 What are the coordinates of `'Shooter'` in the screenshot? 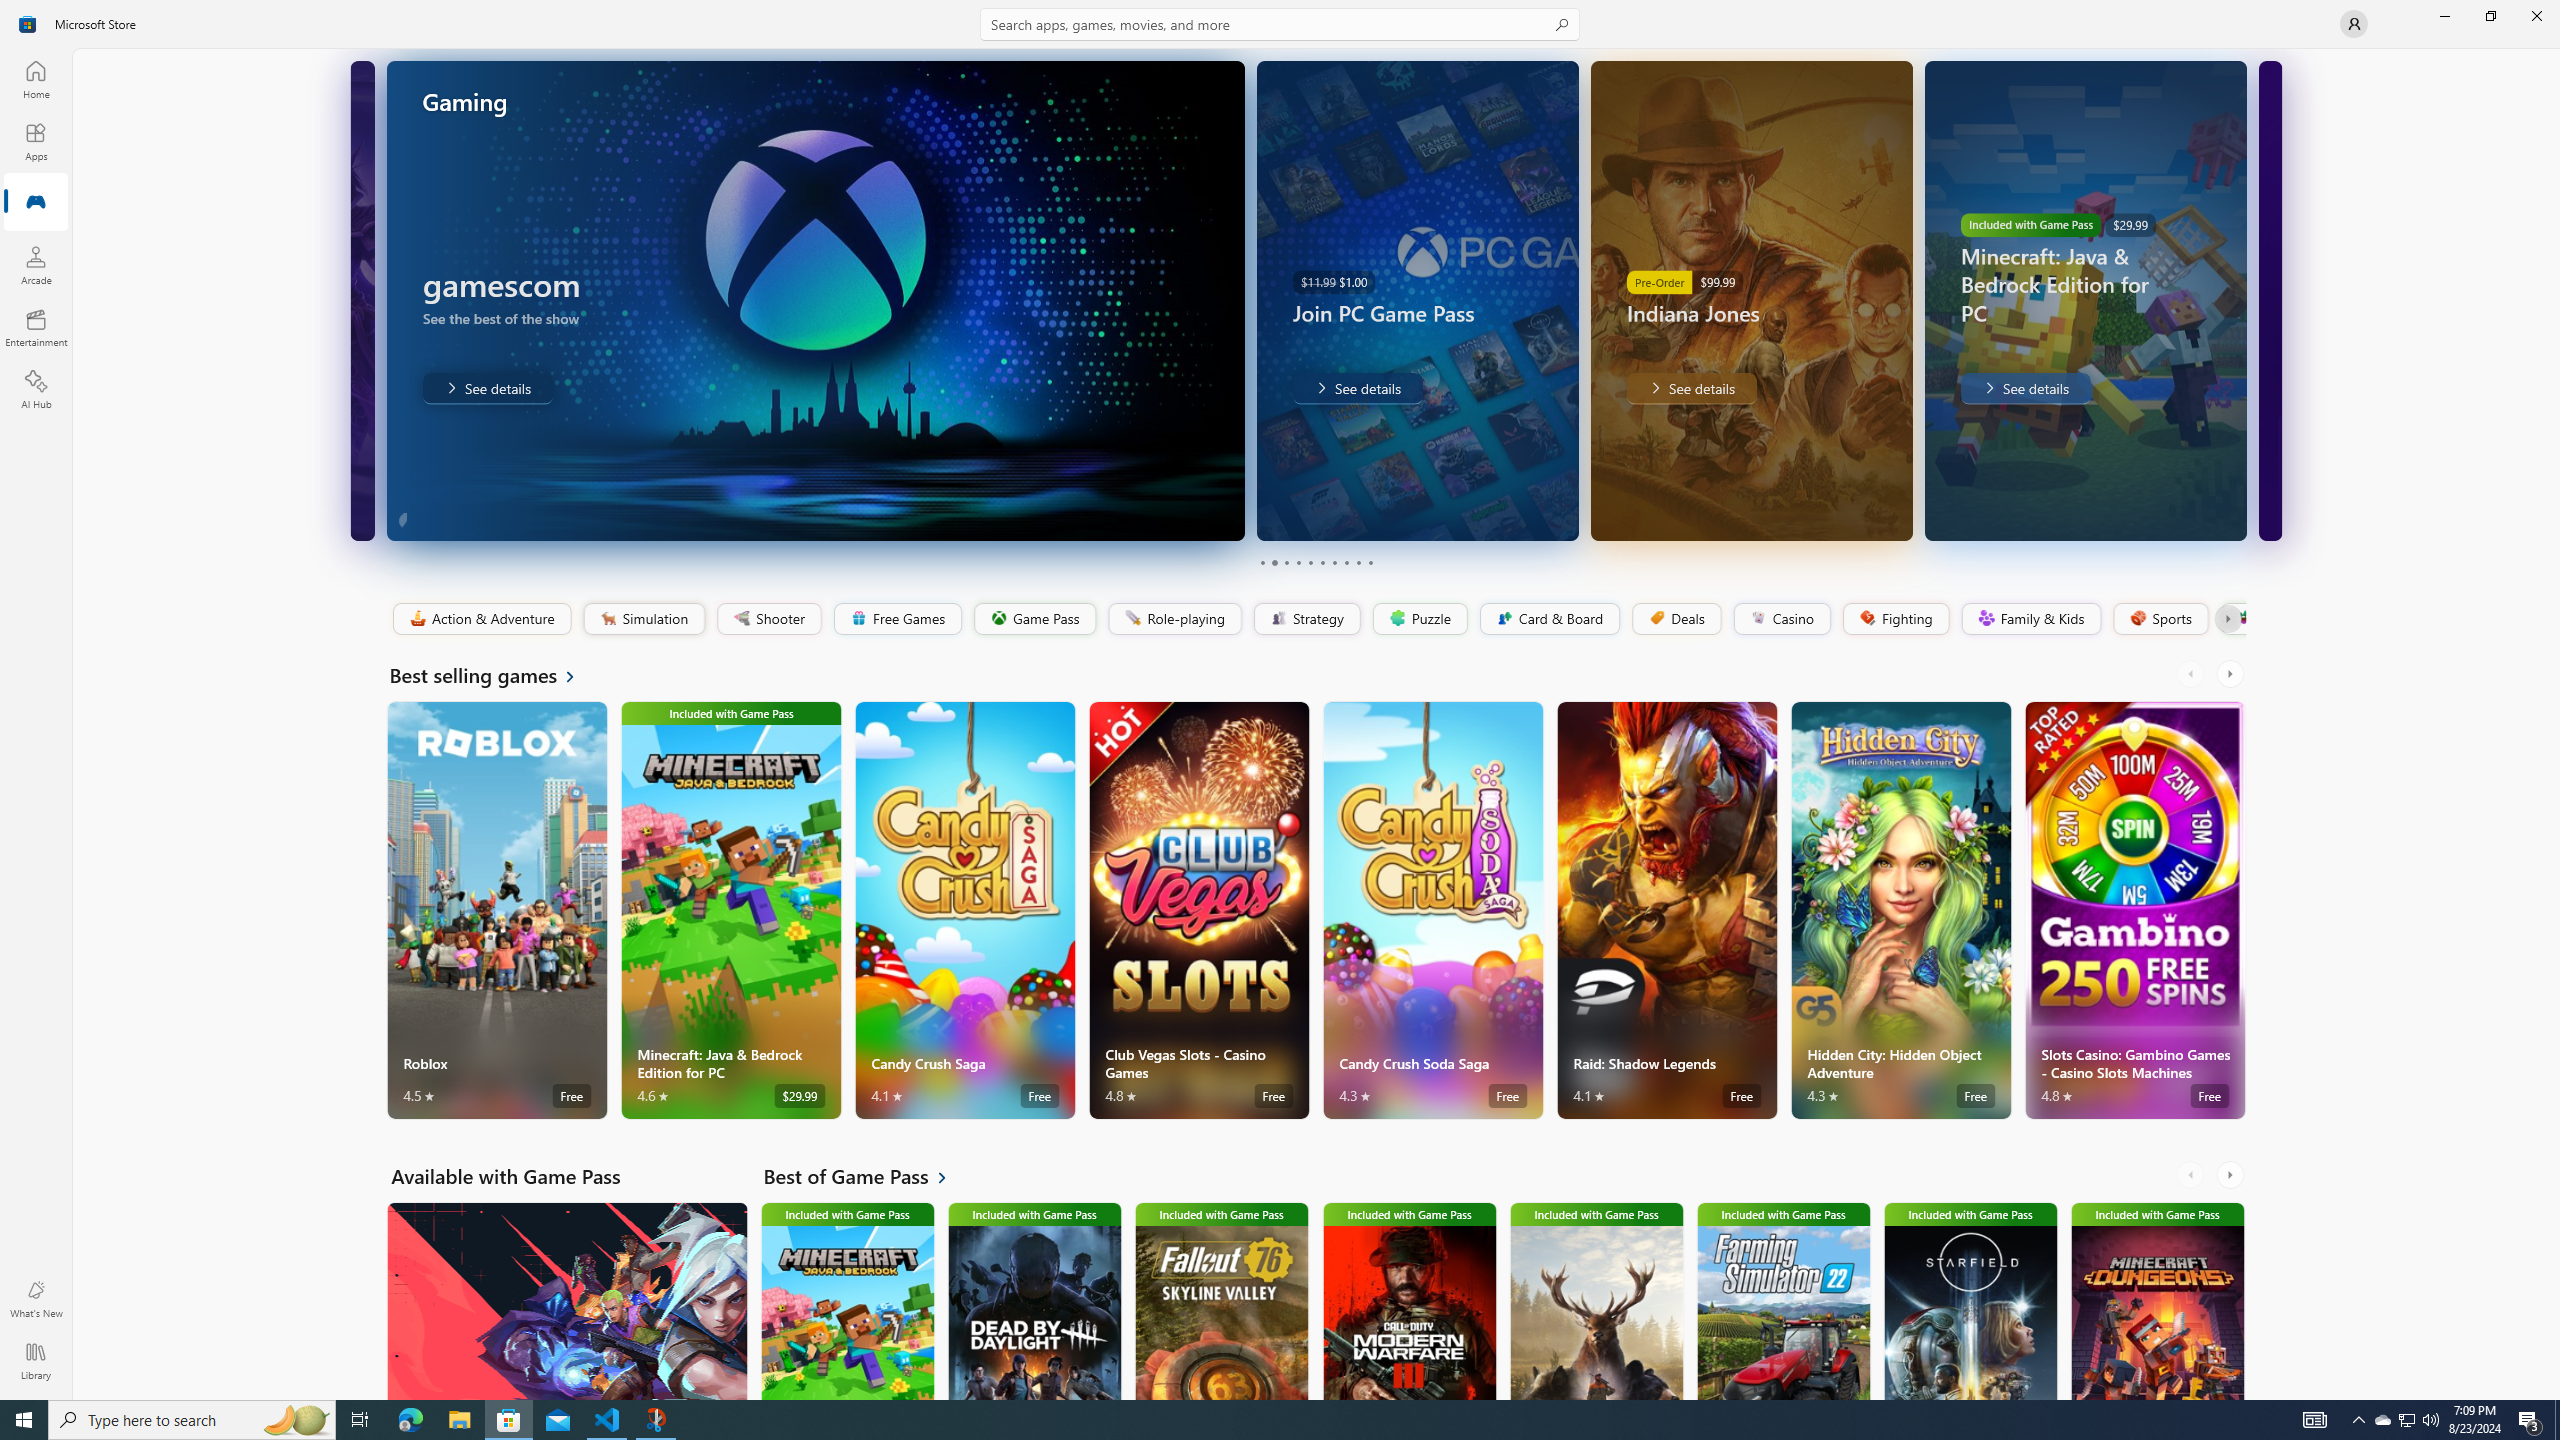 It's located at (767, 618).